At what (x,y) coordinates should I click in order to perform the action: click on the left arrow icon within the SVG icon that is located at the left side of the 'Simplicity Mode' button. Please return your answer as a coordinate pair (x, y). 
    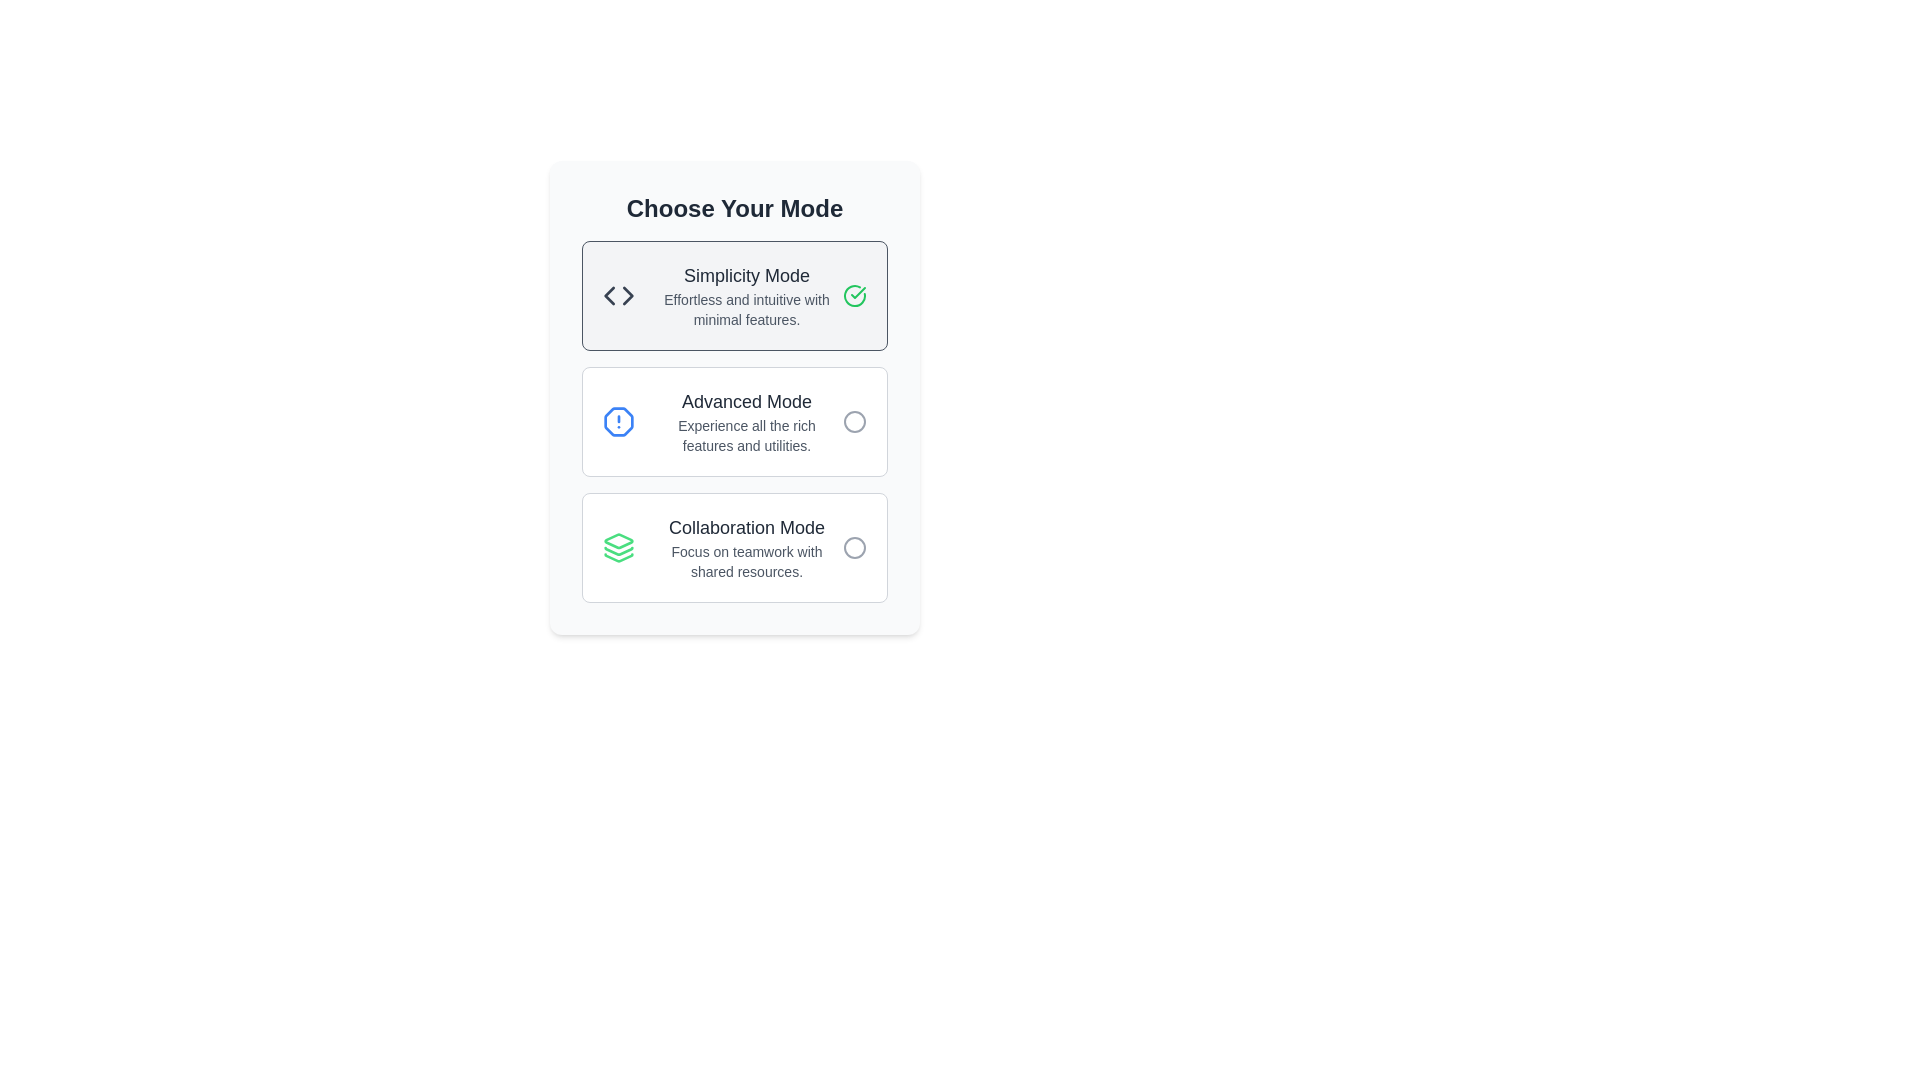
    Looking at the image, I should click on (608, 296).